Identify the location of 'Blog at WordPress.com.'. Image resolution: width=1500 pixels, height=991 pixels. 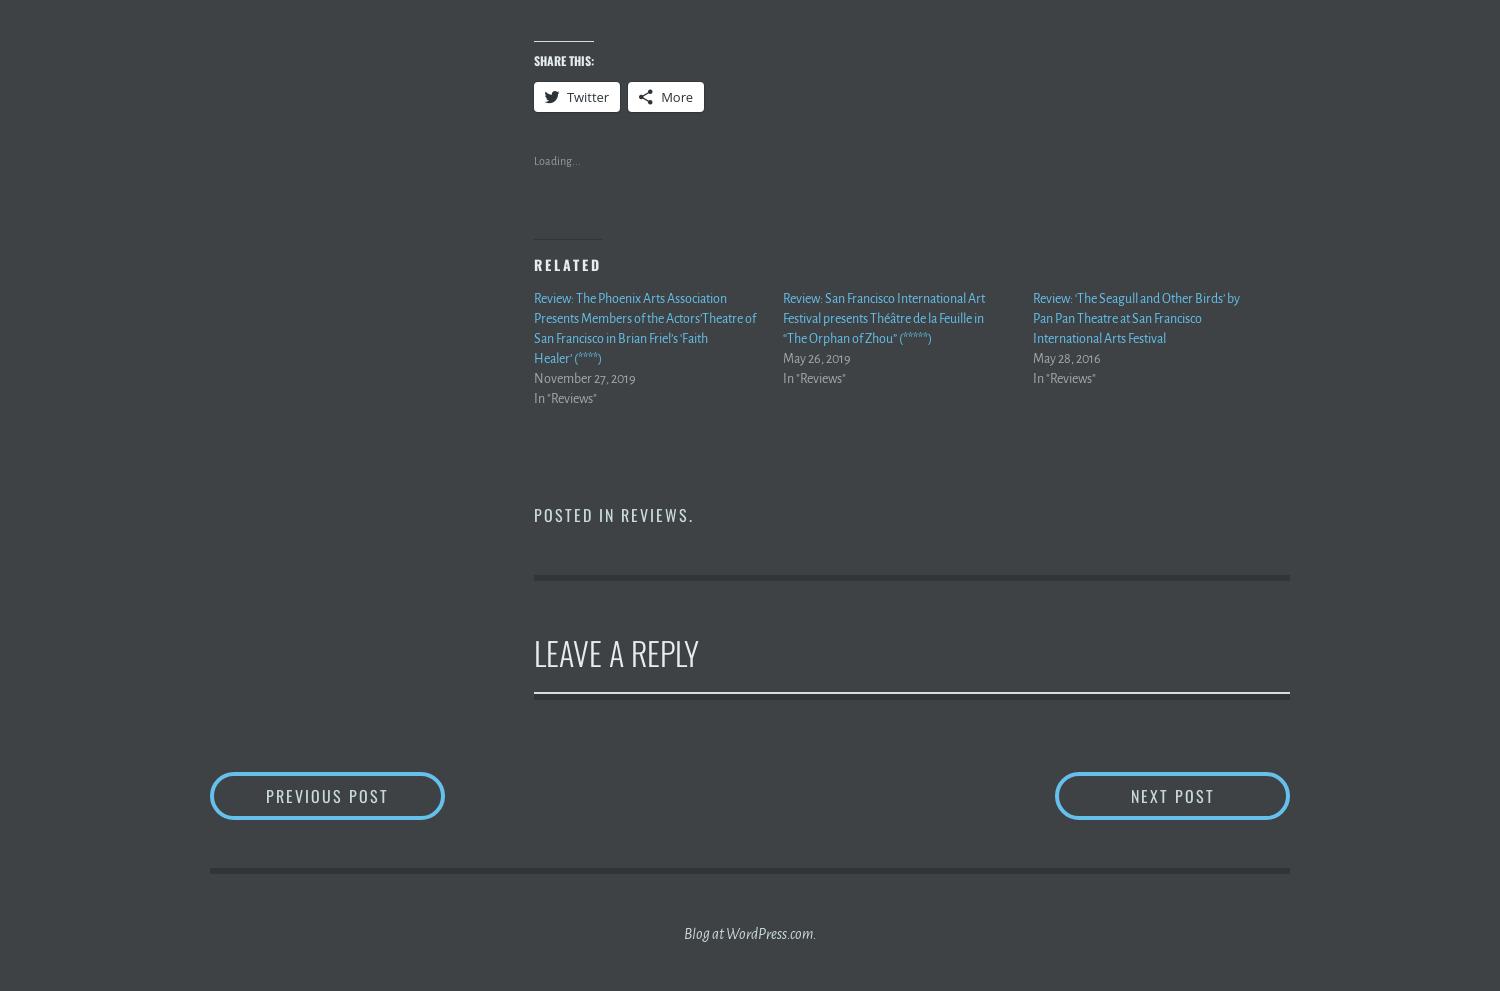
(748, 932).